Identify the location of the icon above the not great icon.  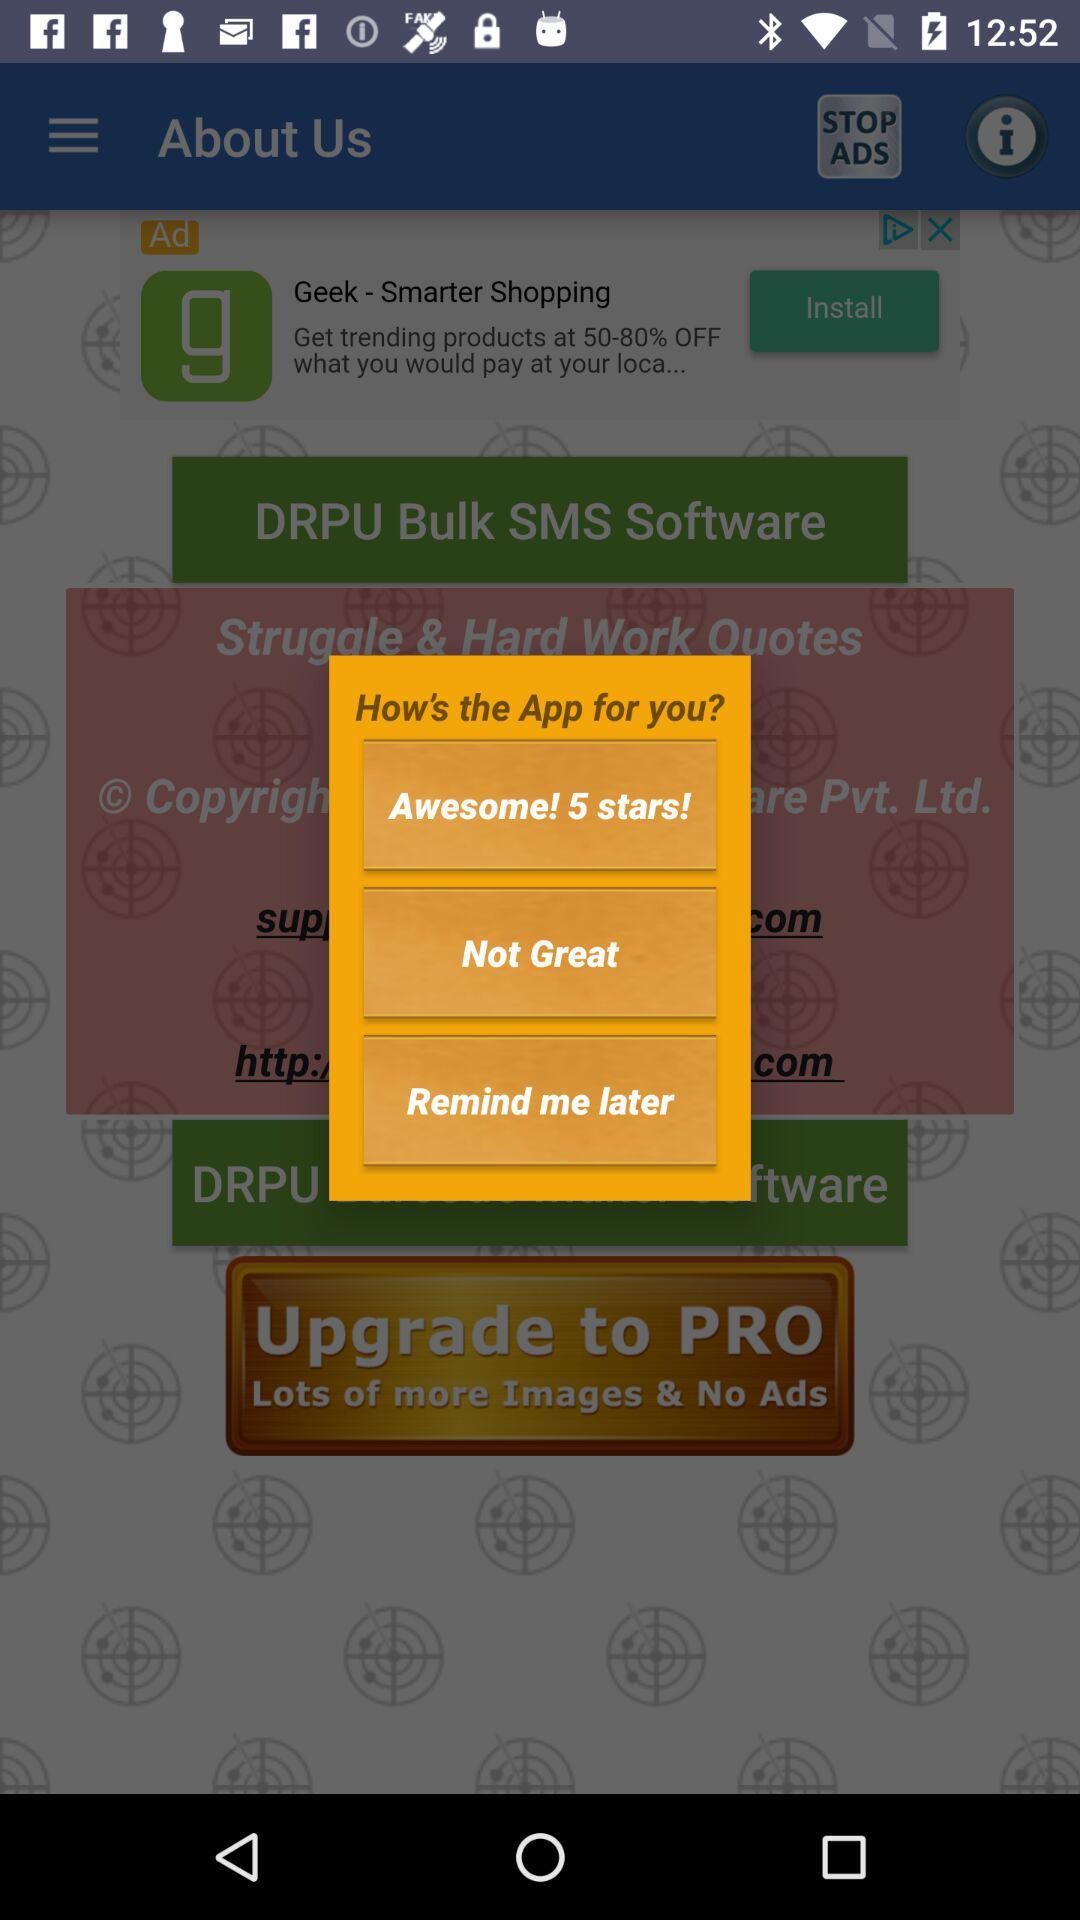
(540, 805).